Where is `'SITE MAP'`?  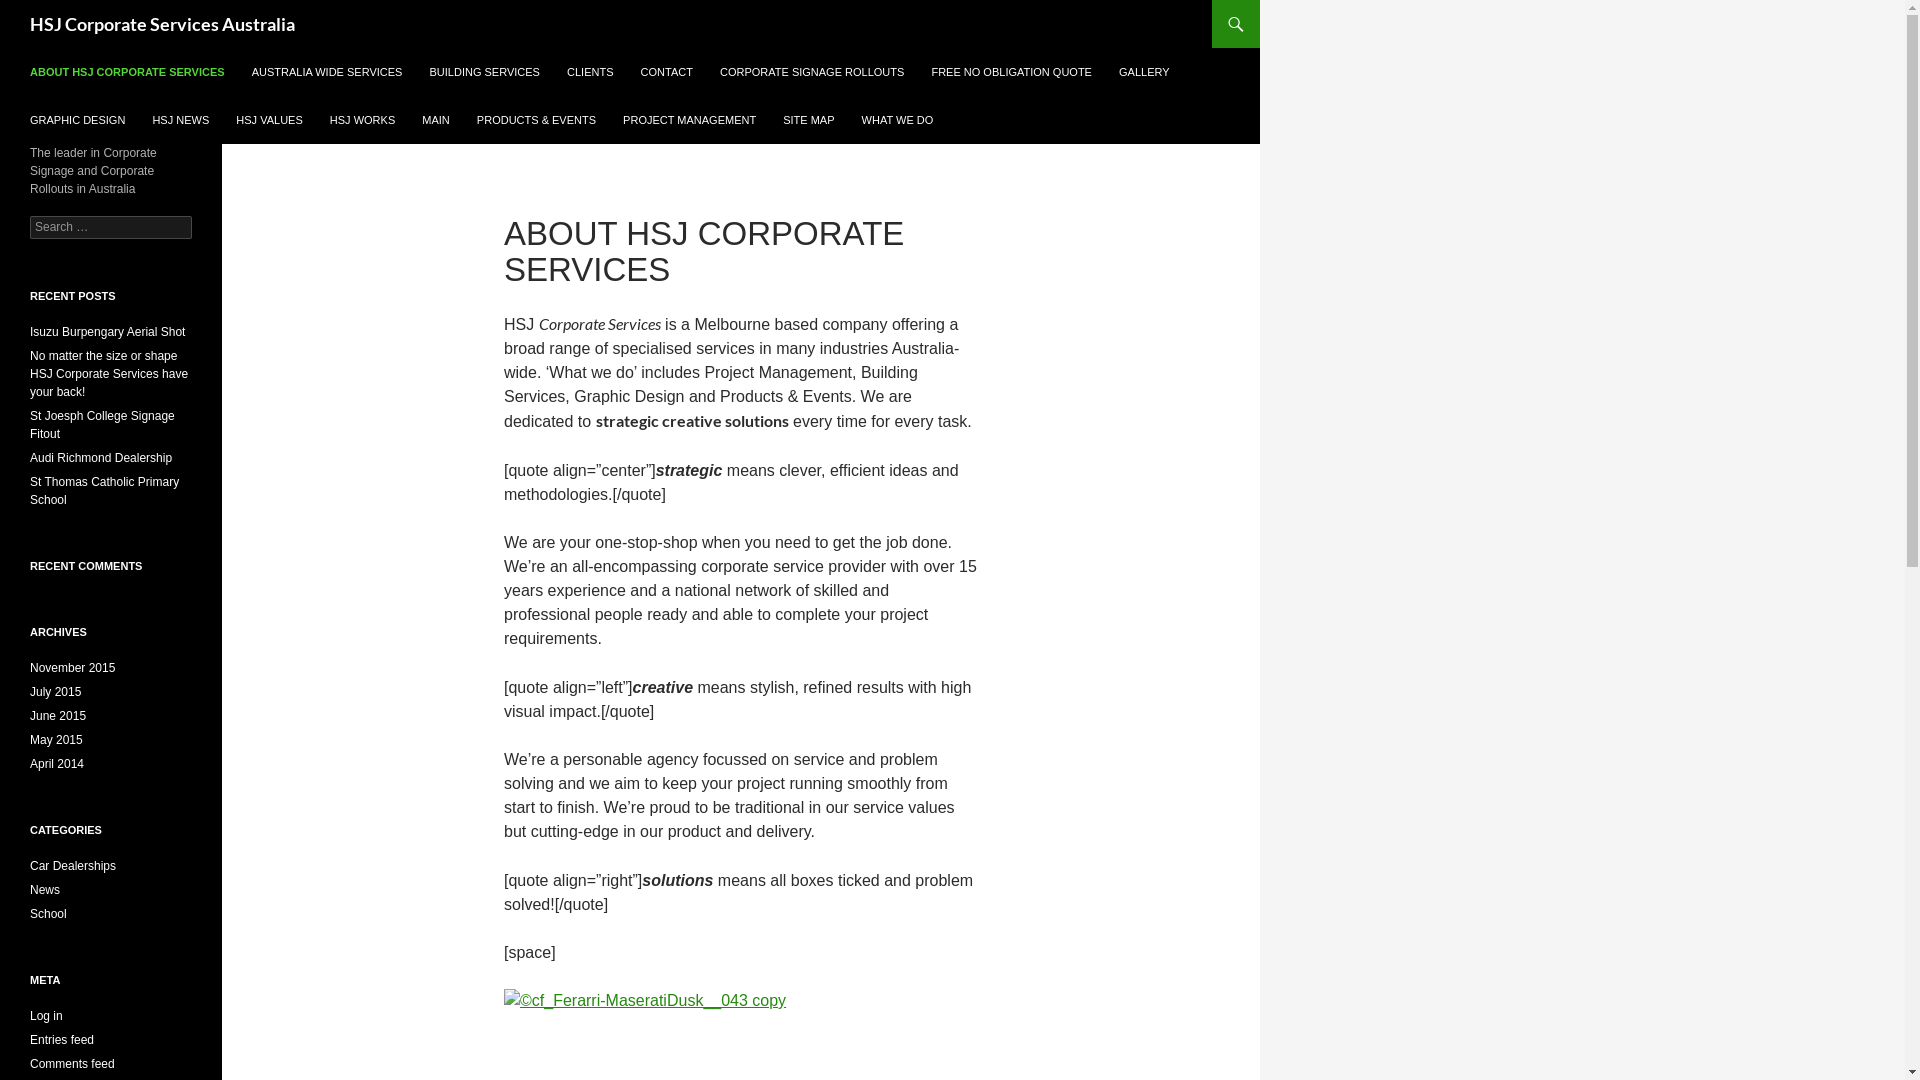
'SITE MAP' is located at coordinates (808, 119).